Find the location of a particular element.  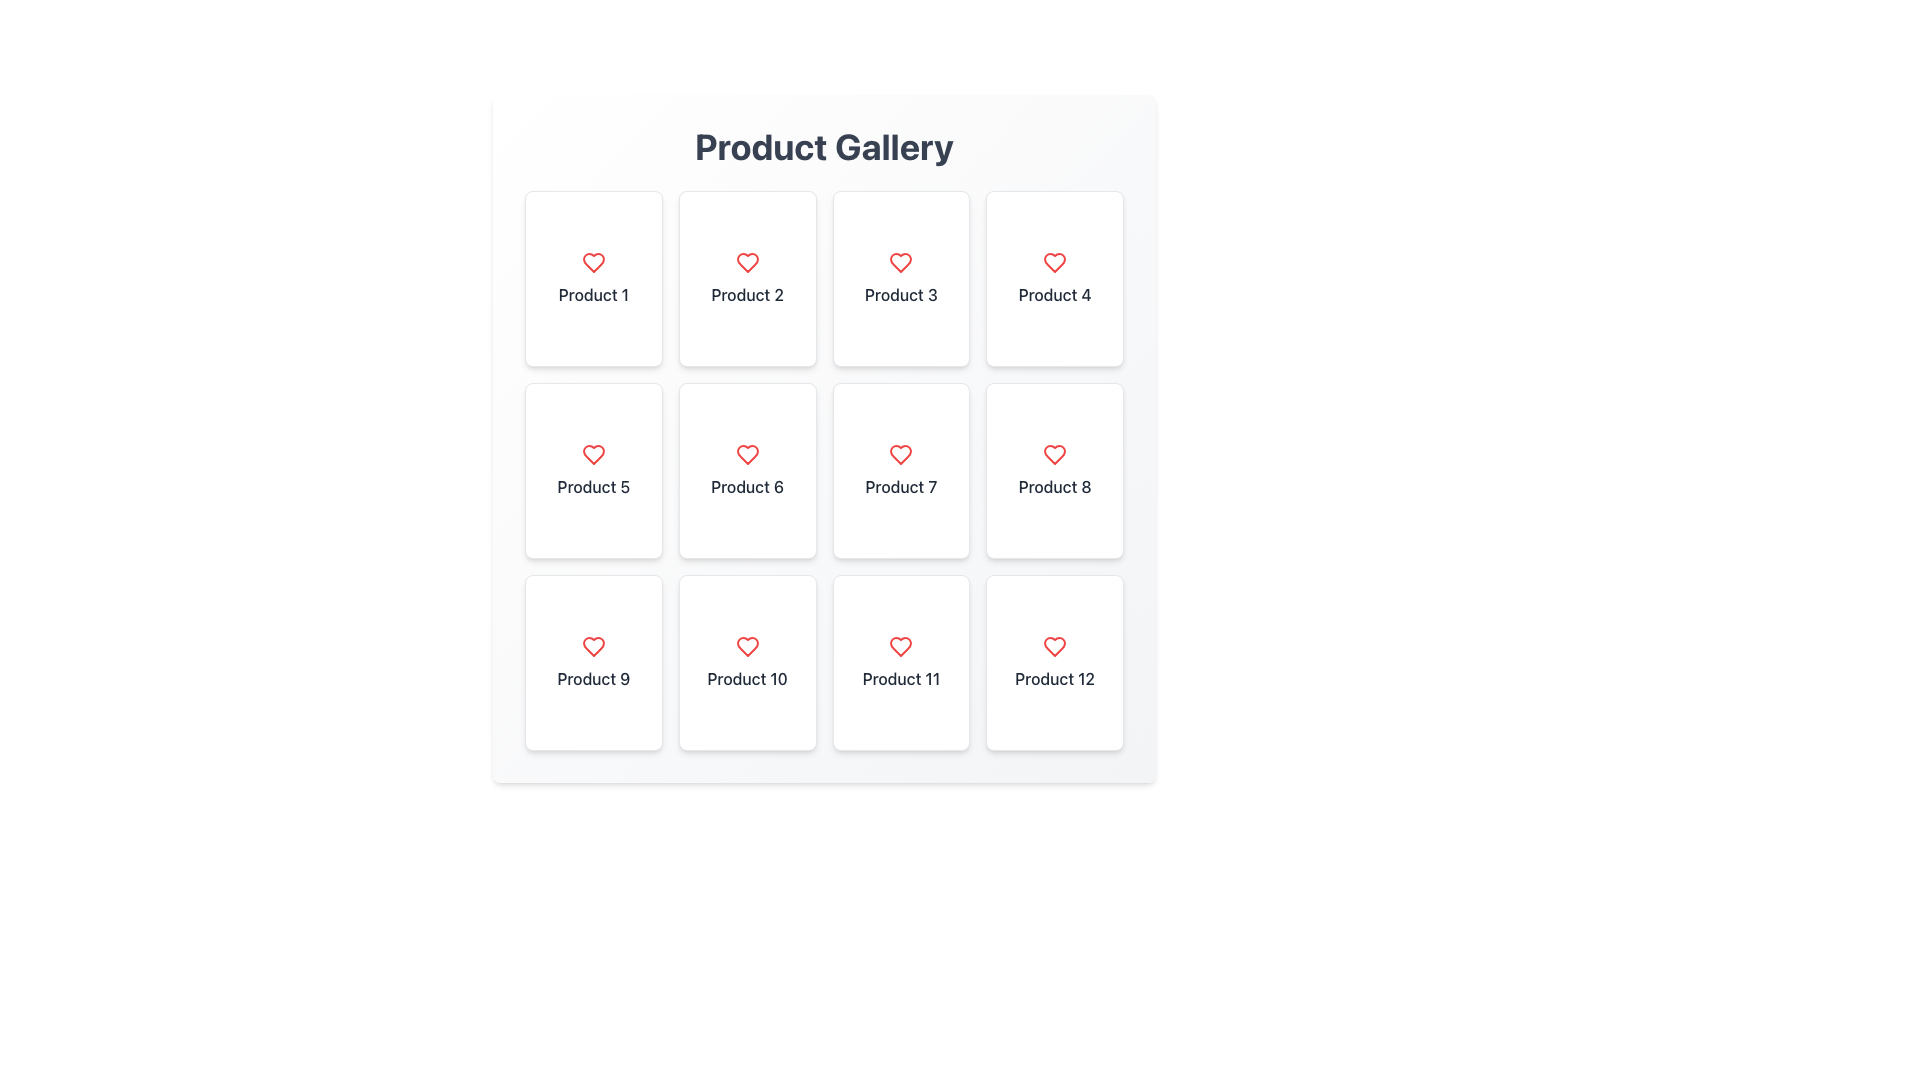

the heart icon representing the favorite feature located on the 'Product 8' card in the second row, fourth column of the grid layout is located at coordinates (1054, 455).